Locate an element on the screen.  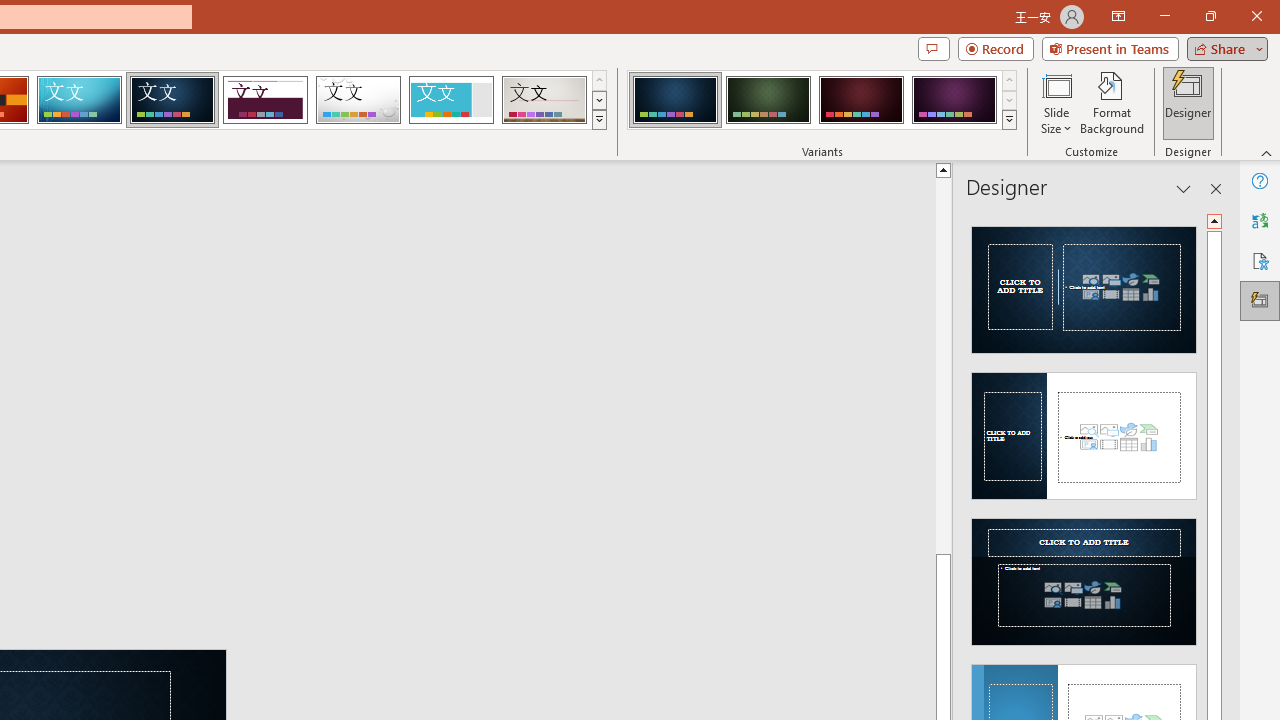
'Damask Variant 2' is located at coordinates (767, 100).